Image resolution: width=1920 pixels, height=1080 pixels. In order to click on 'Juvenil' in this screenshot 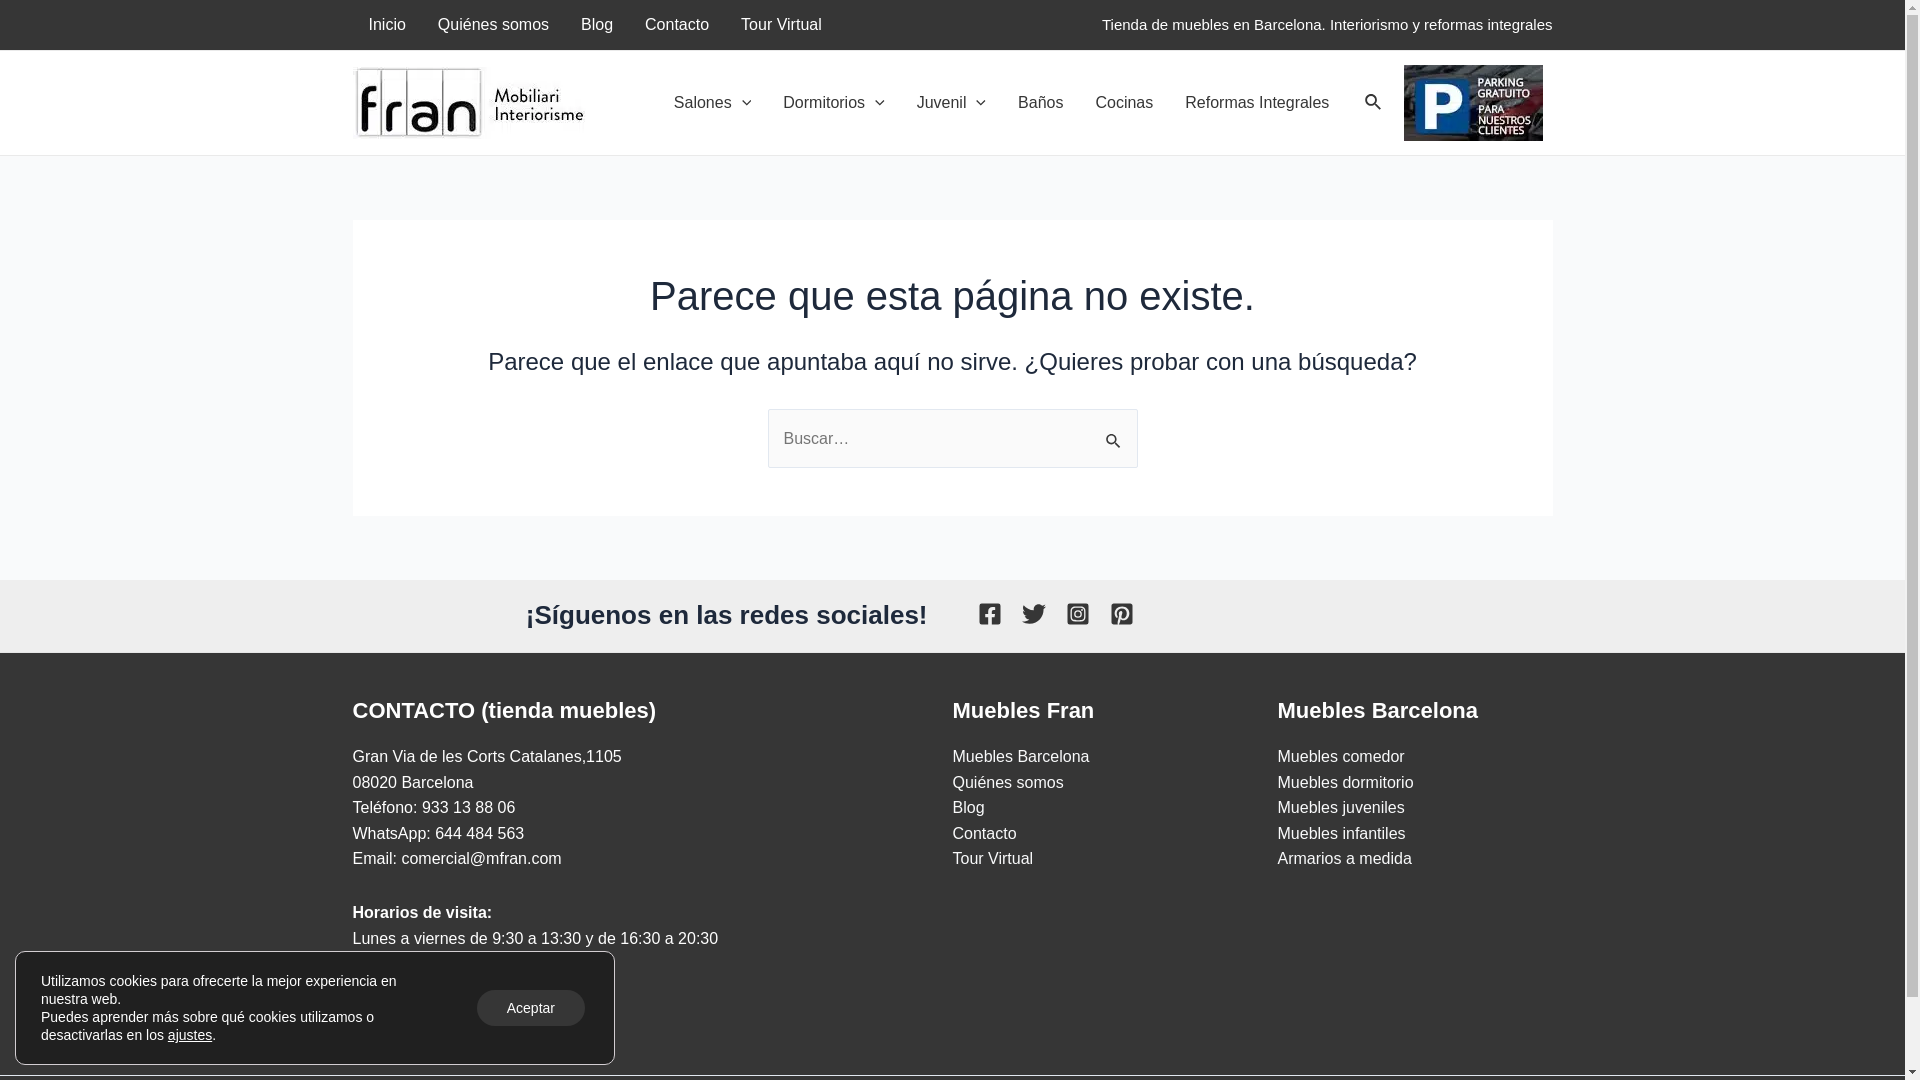, I will do `click(950, 103)`.